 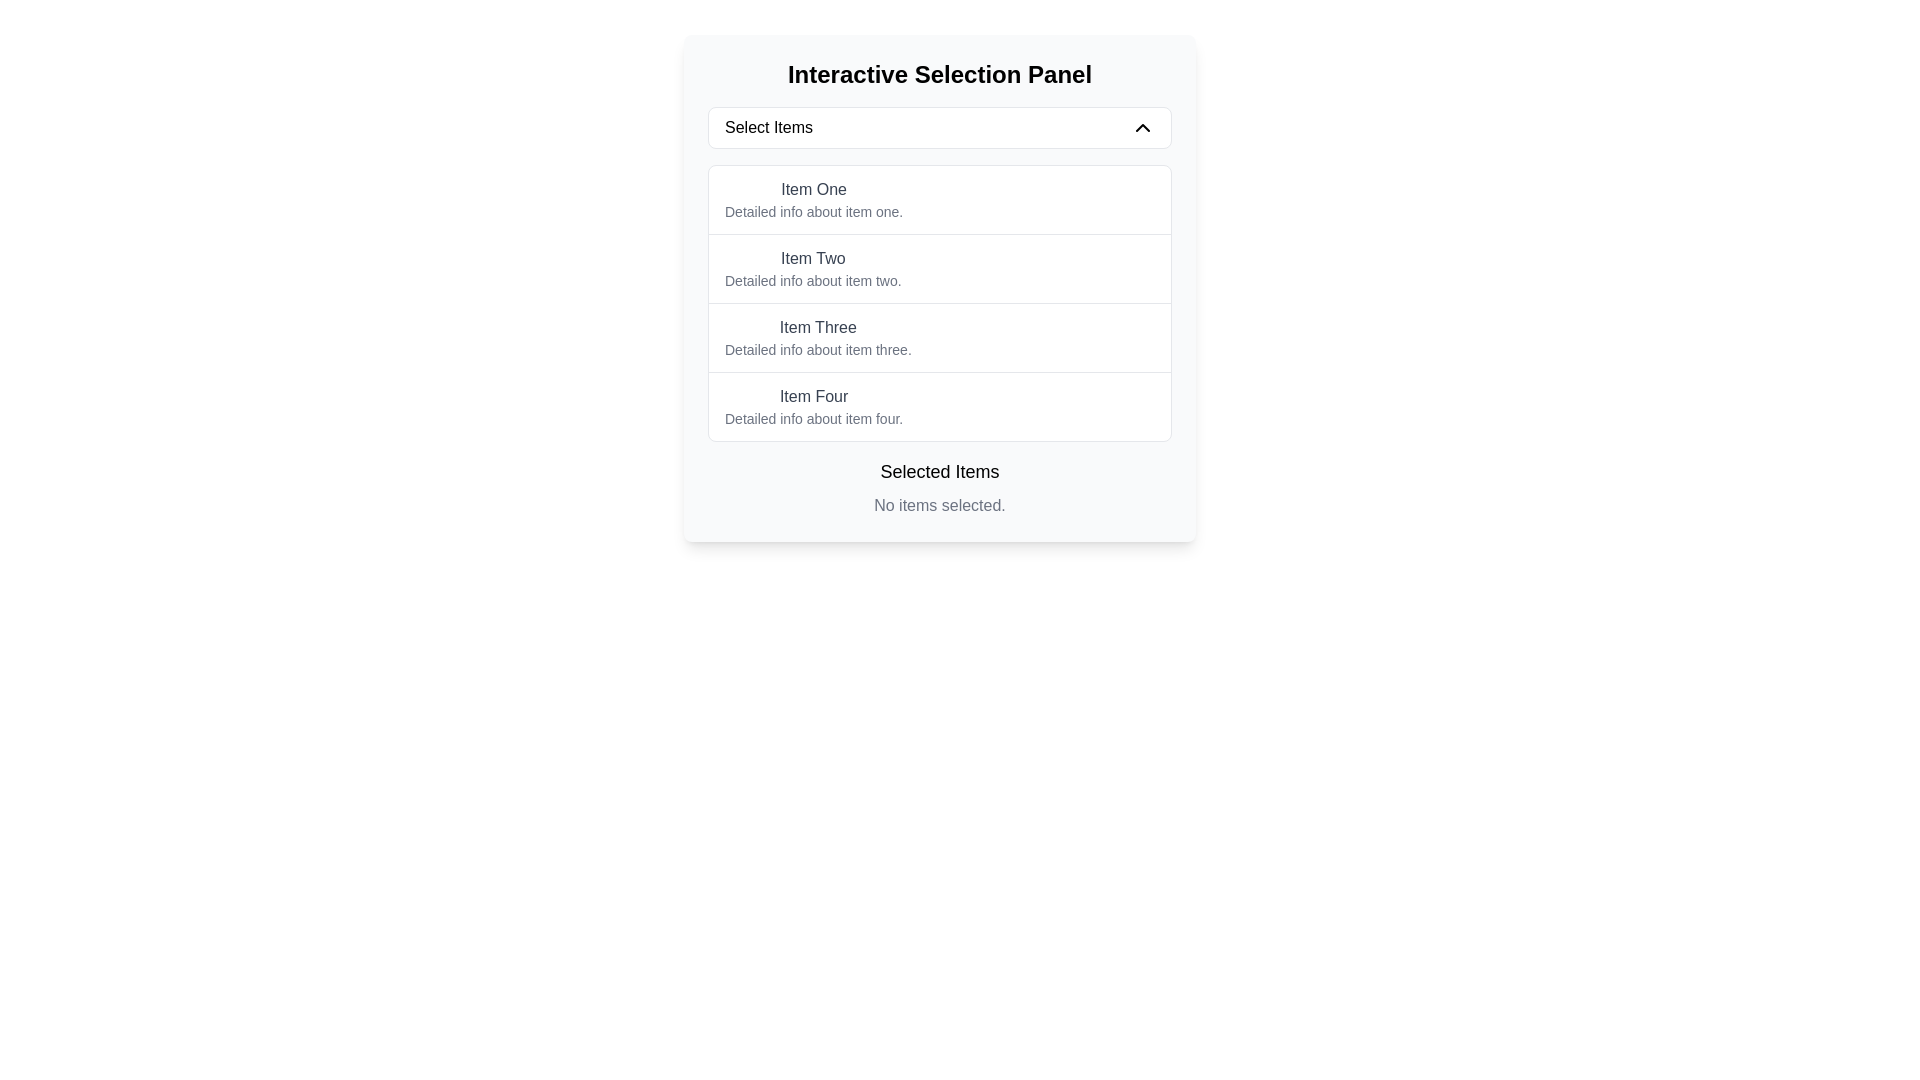 What do you see at coordinates (1142, 127) in the screenshot?
I see `the upward-pointing chevron icon located to the far right of the 'Select Items' text to focus it with a pointer` at bounding box center [1142, 127].